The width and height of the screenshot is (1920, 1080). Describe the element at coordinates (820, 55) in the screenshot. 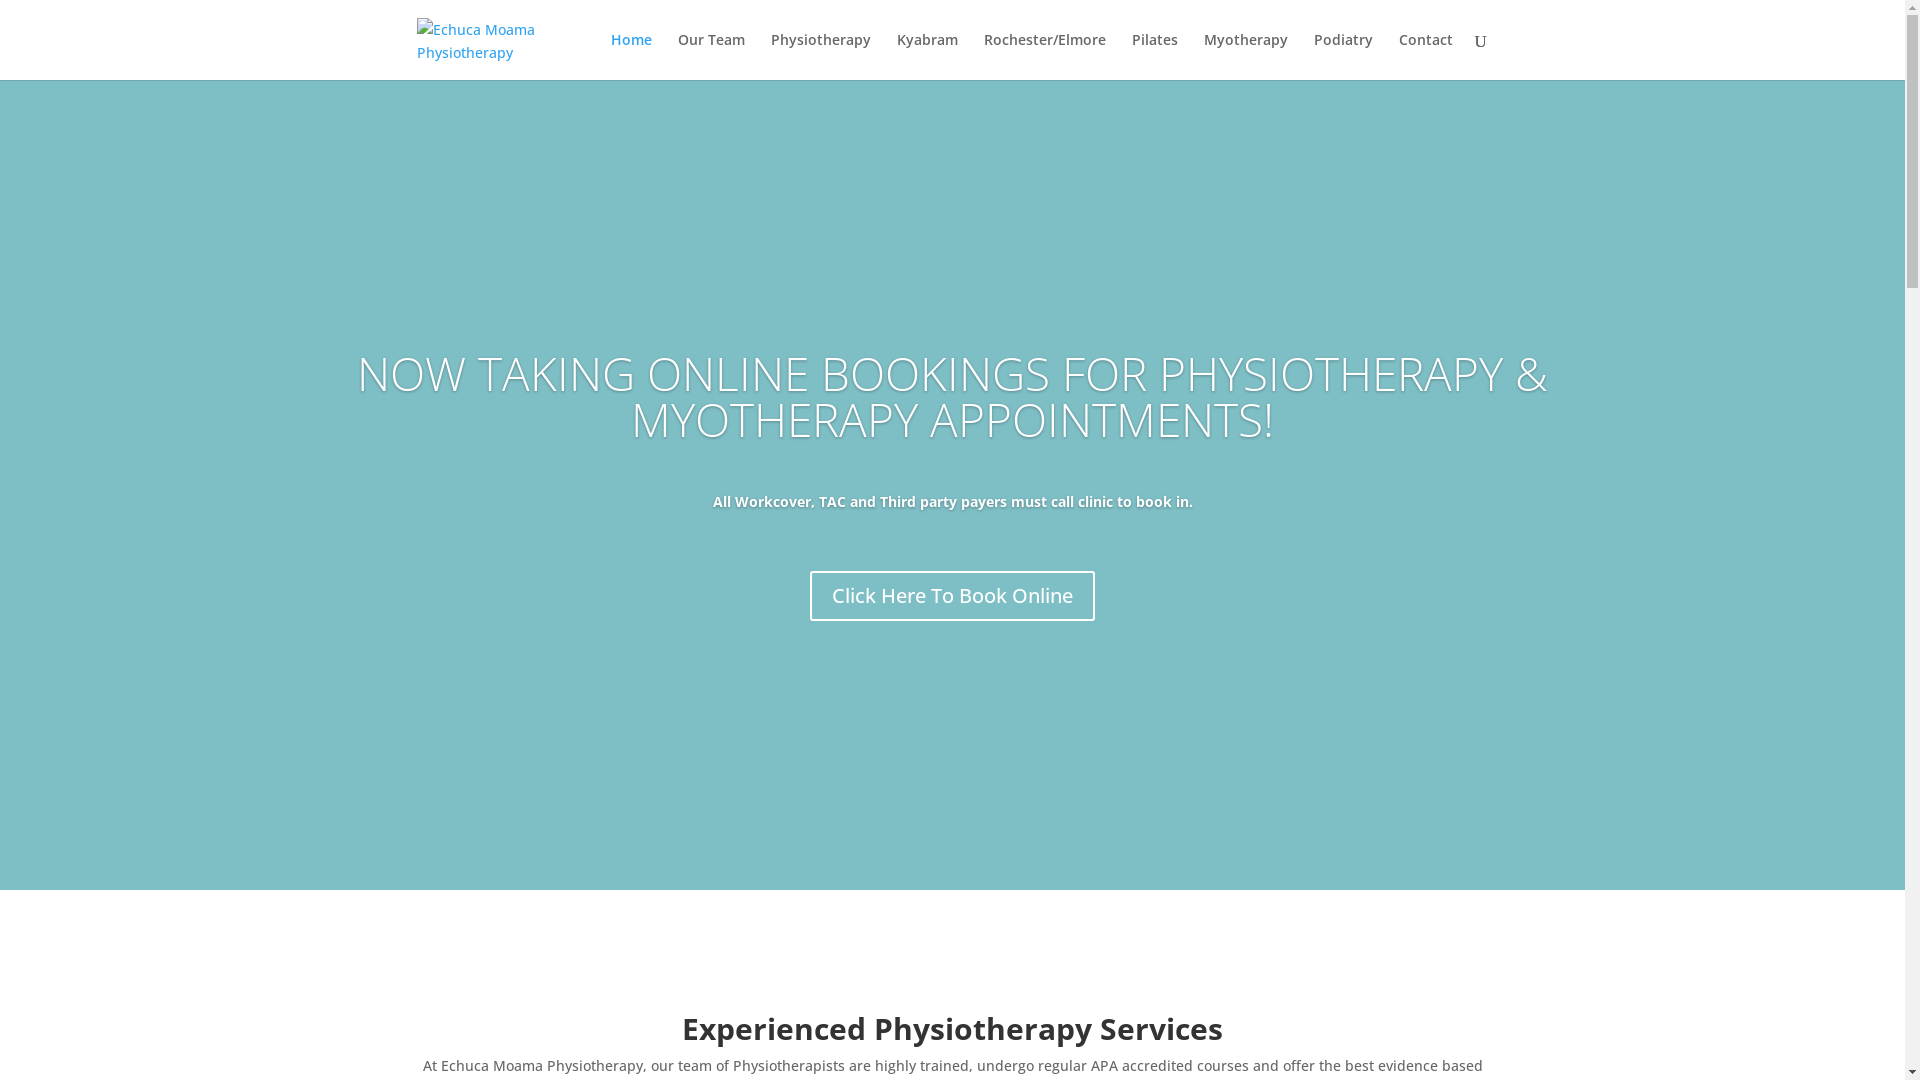

I see `'Physiotherapy'` at that location.